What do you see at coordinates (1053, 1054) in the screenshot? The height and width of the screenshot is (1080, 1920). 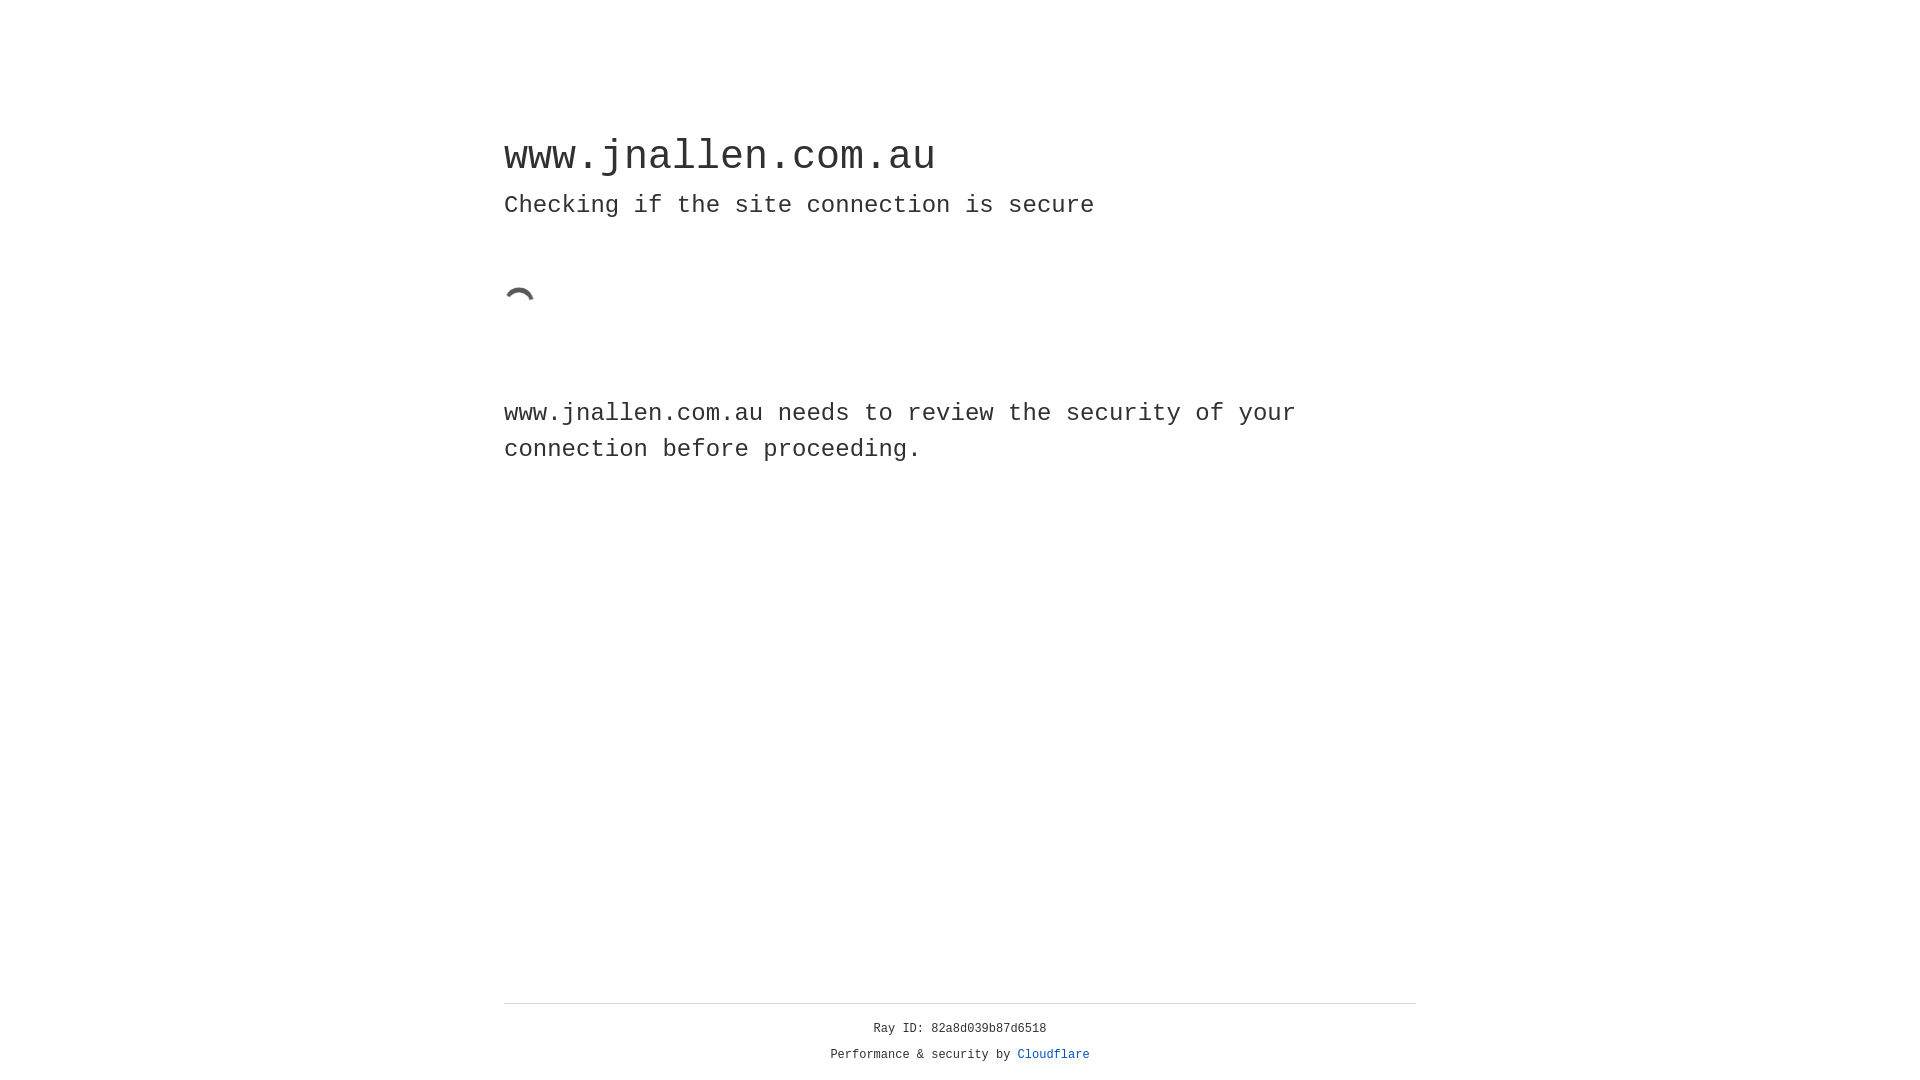 I see `'Cloudflare'` at bounding box center [1053, 1054].